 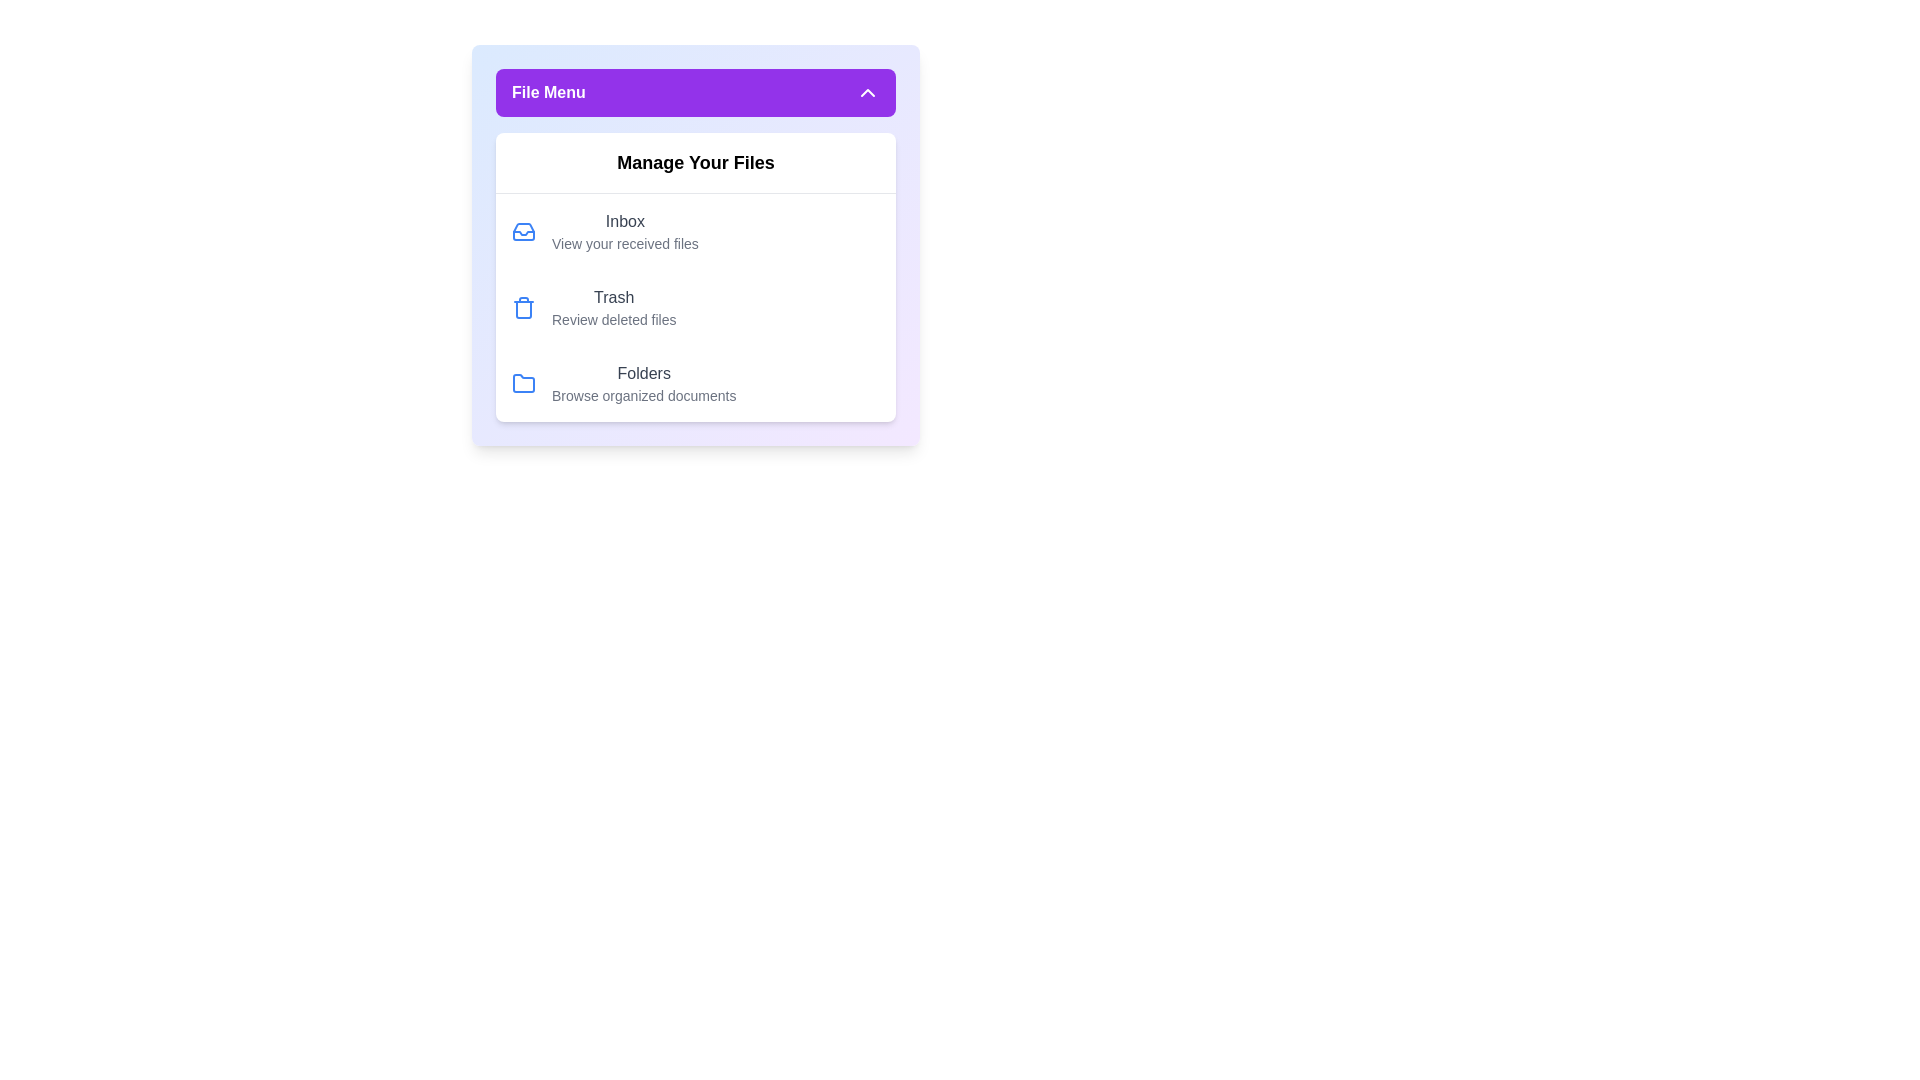 I want to click on the 'Folders' menu item to browse organized documents, so click(x=643, y=384).